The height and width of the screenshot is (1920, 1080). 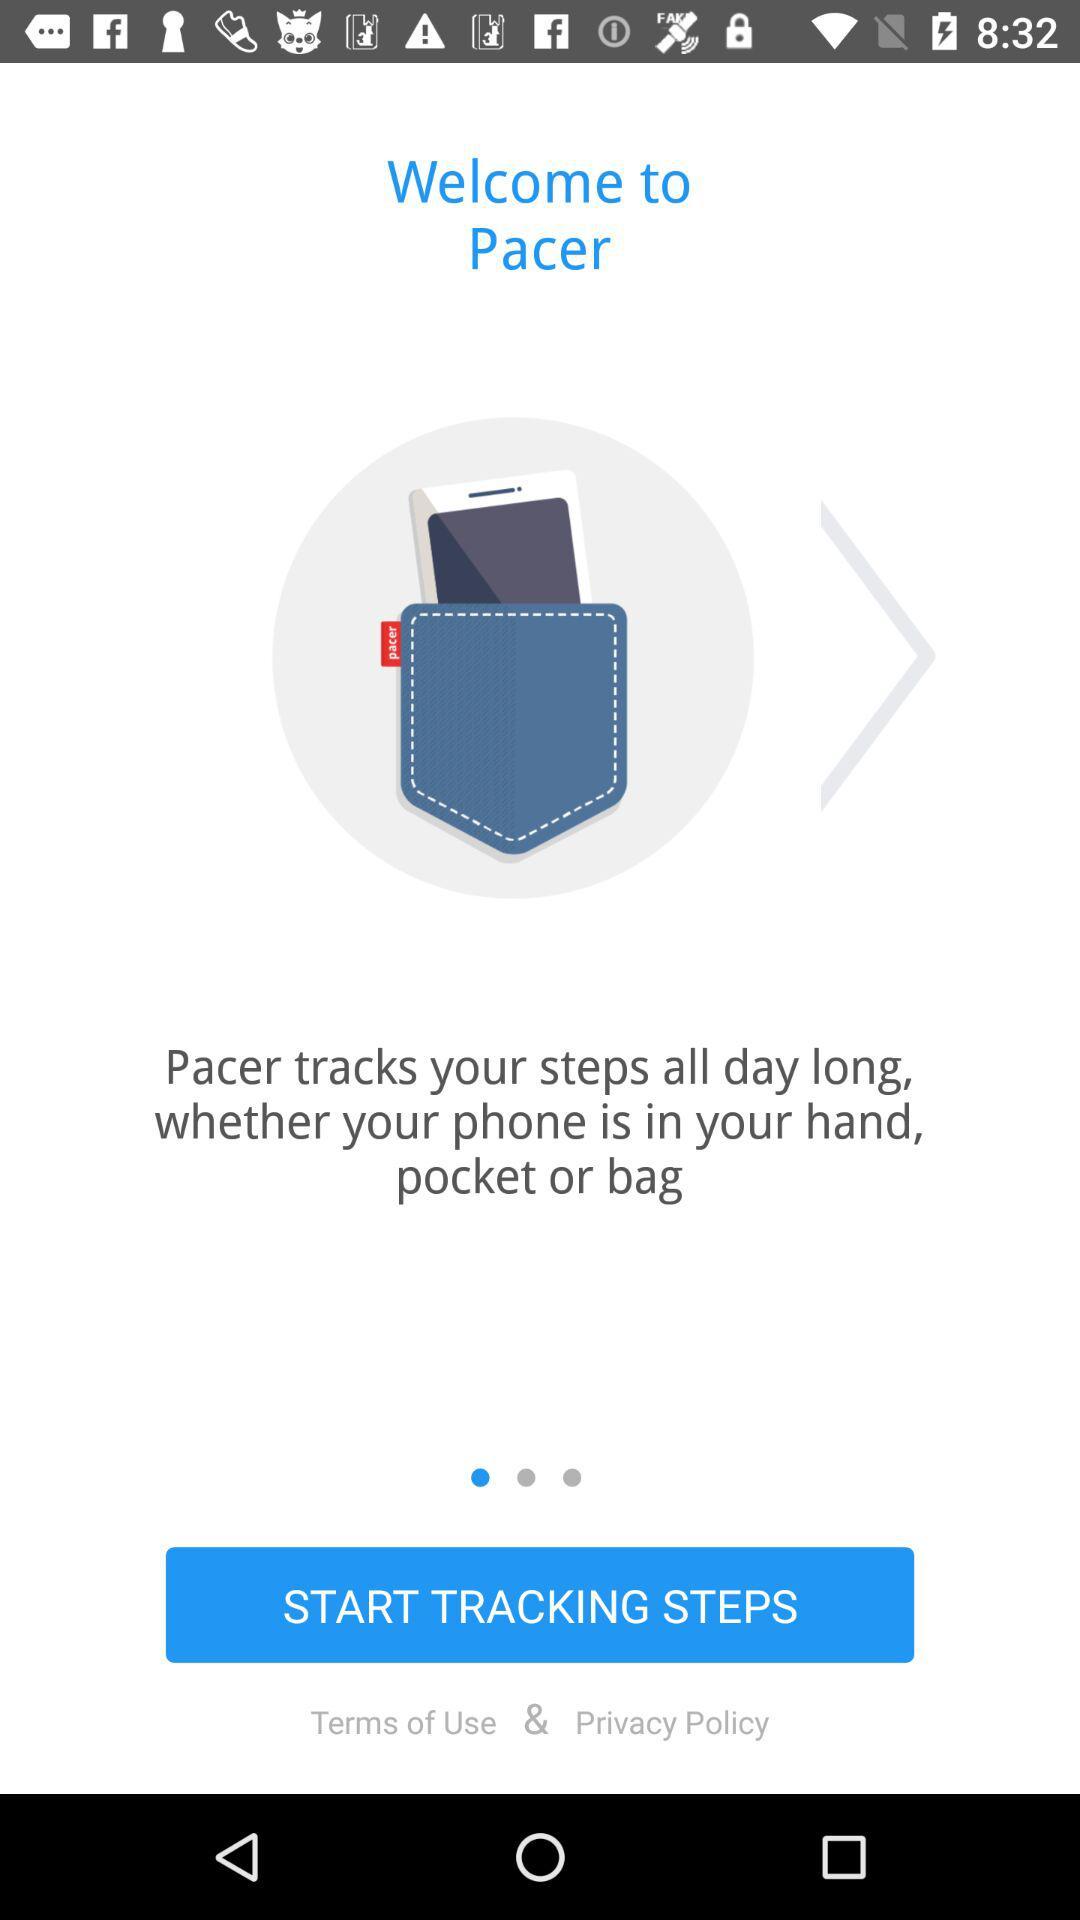 I want to click on the icon below start tracking steps icon, so click(x=403, y=1720).